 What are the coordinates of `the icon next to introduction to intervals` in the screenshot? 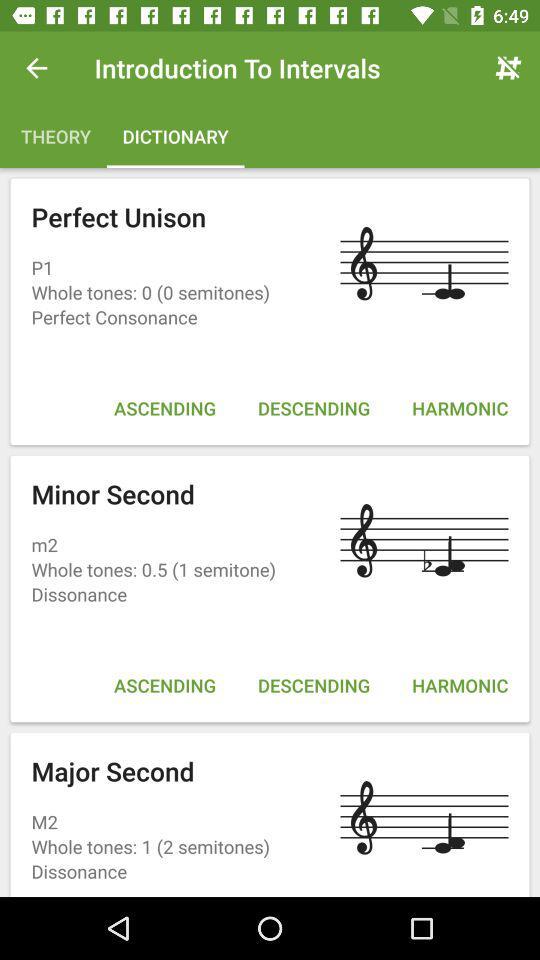 It's located at (36, 68).